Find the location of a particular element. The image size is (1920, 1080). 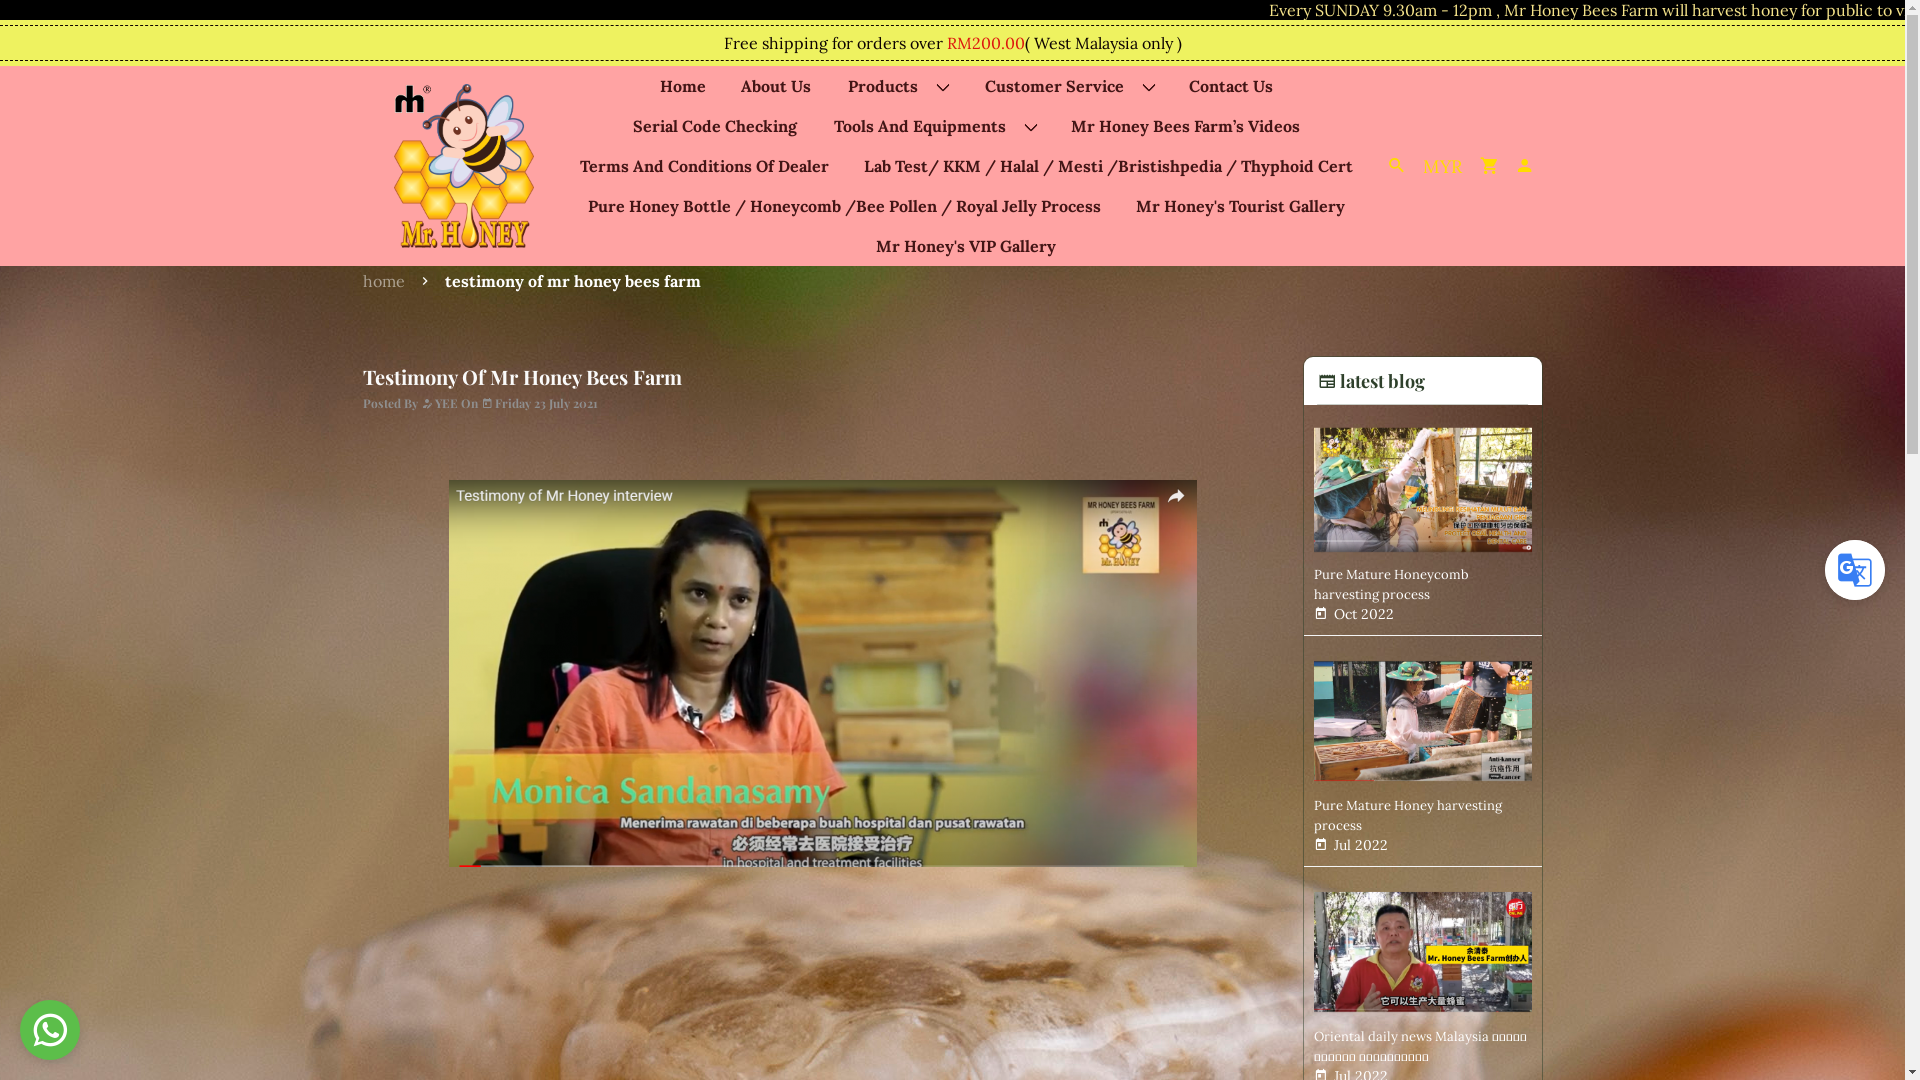

'Home' is located at coordinates (682, 84).